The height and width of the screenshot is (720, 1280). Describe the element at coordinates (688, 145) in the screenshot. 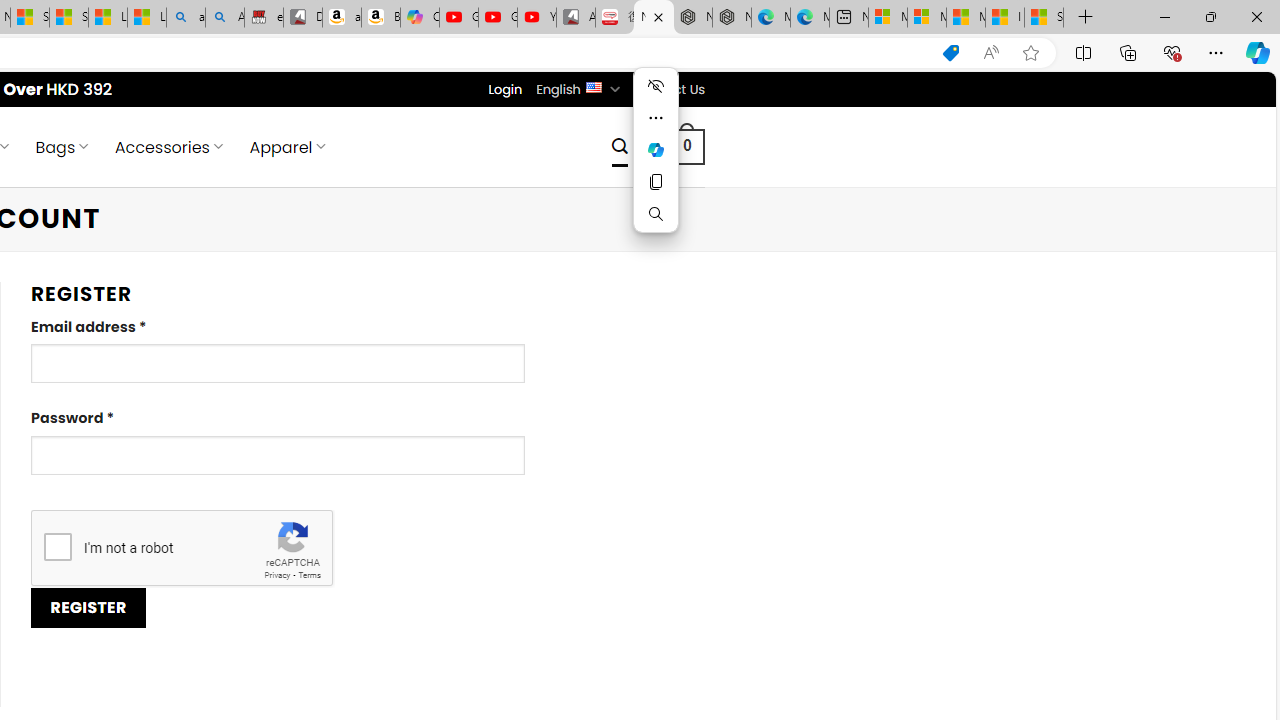

I see `'  0  '` at that location.